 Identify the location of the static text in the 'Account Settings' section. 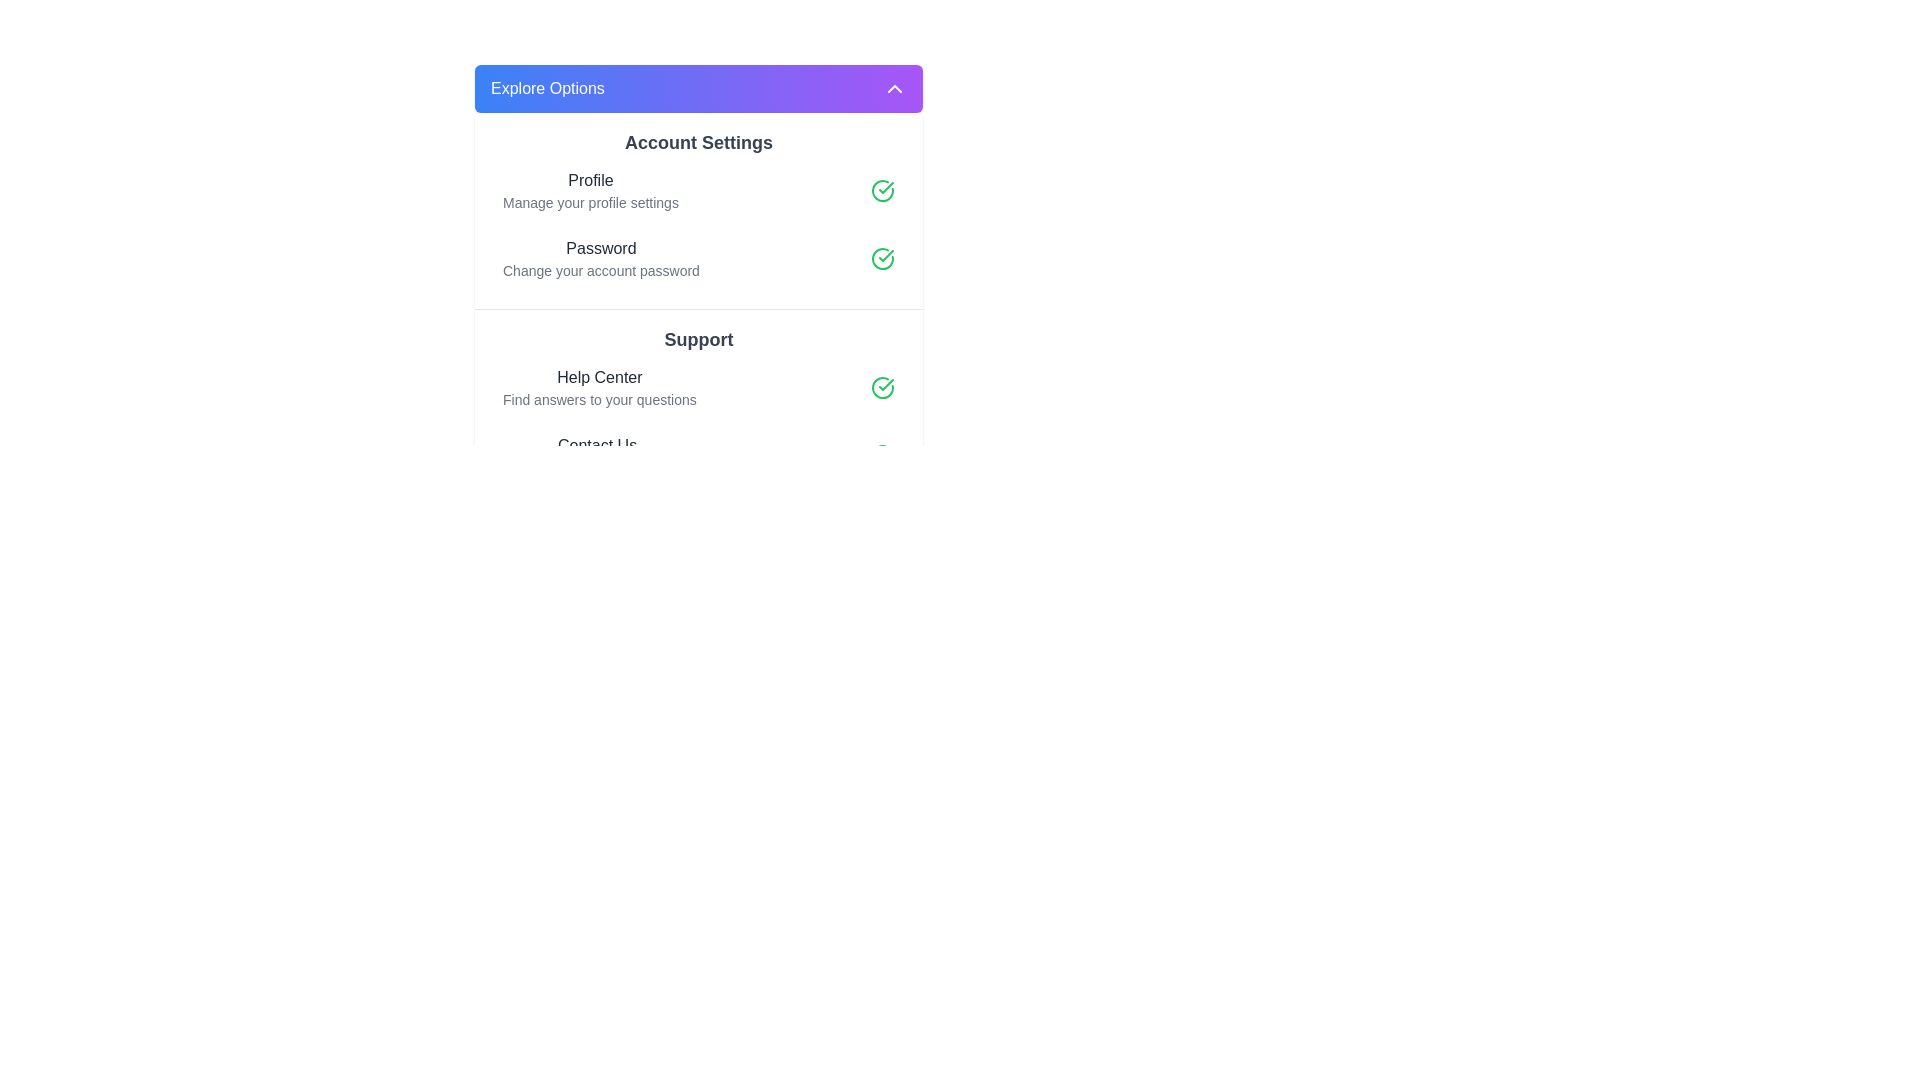
(589, 191).